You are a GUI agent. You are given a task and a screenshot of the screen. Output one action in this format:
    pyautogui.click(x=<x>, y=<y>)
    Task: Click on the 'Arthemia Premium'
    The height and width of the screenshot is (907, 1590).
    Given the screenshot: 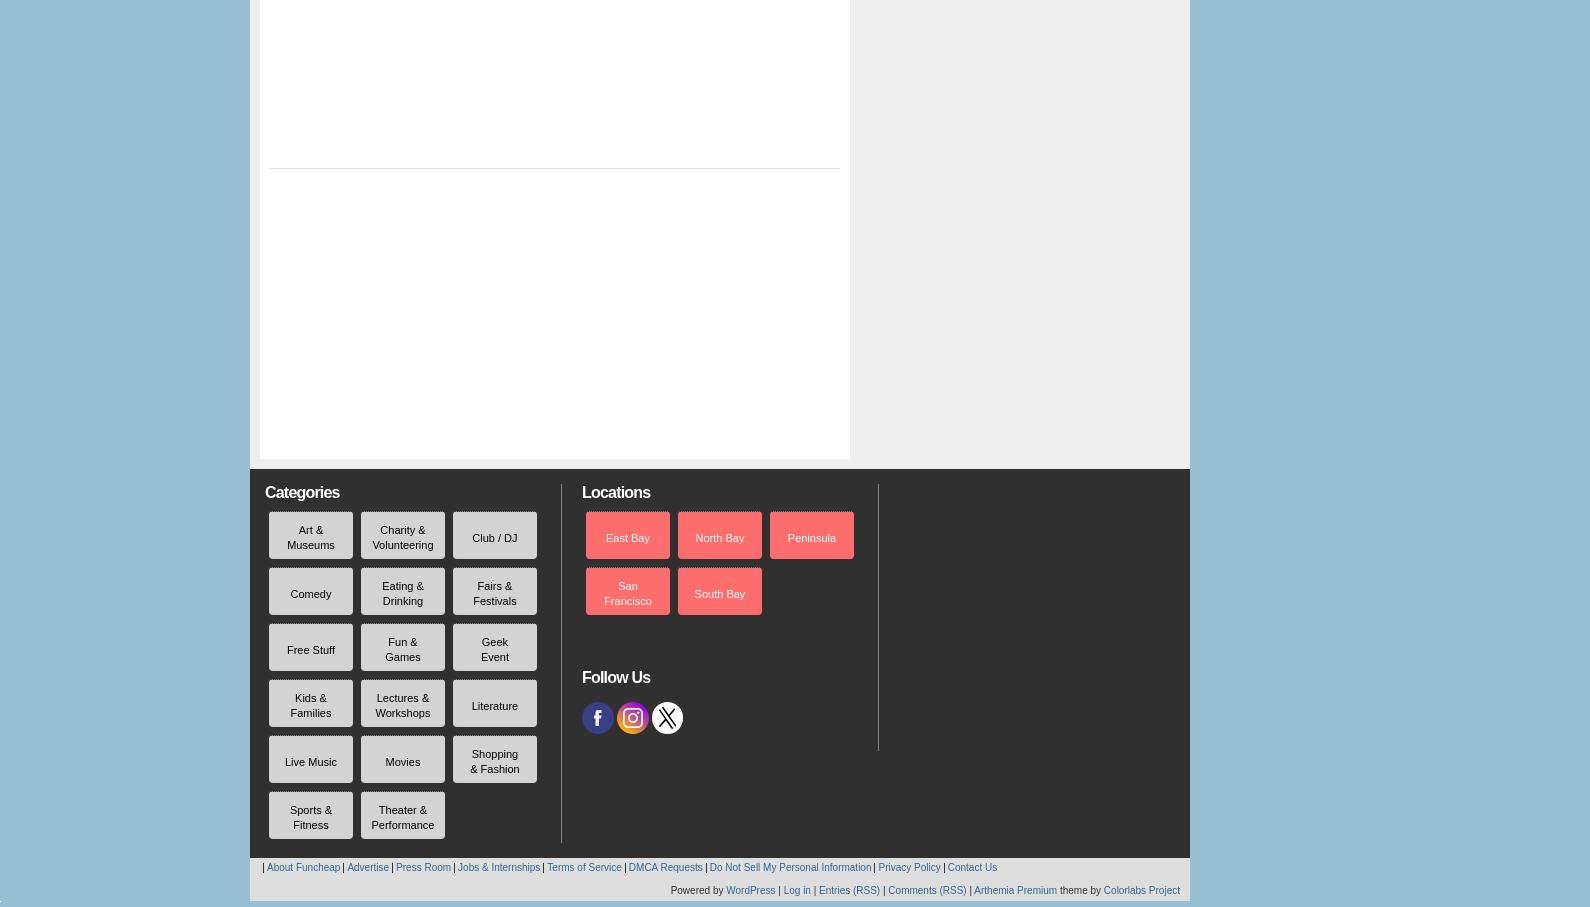 What is the action you would take?
    pyautogui.click(x=973, y=890)
    